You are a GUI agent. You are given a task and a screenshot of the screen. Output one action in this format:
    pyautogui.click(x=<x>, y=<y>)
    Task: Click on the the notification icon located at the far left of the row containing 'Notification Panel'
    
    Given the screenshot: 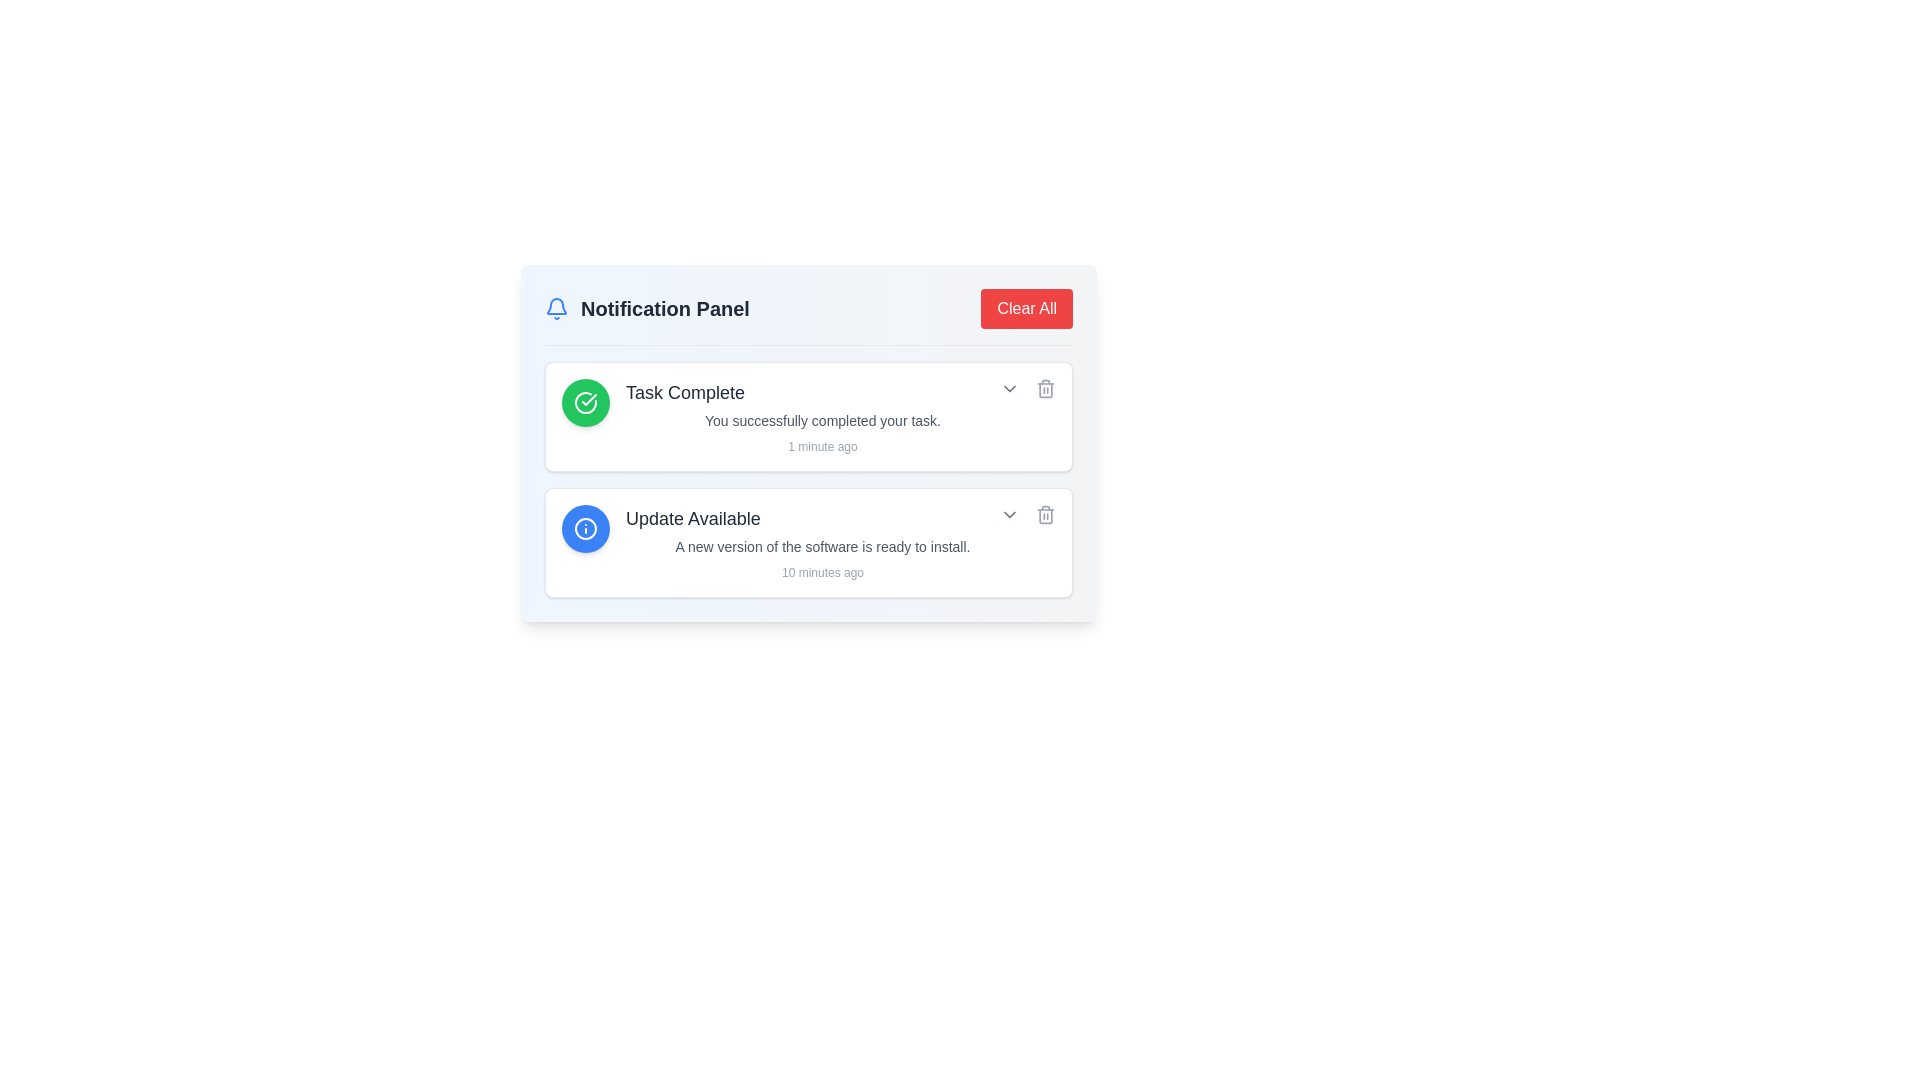 What is the action you would take?
    pyautogui.click(x=556, y=308)
    